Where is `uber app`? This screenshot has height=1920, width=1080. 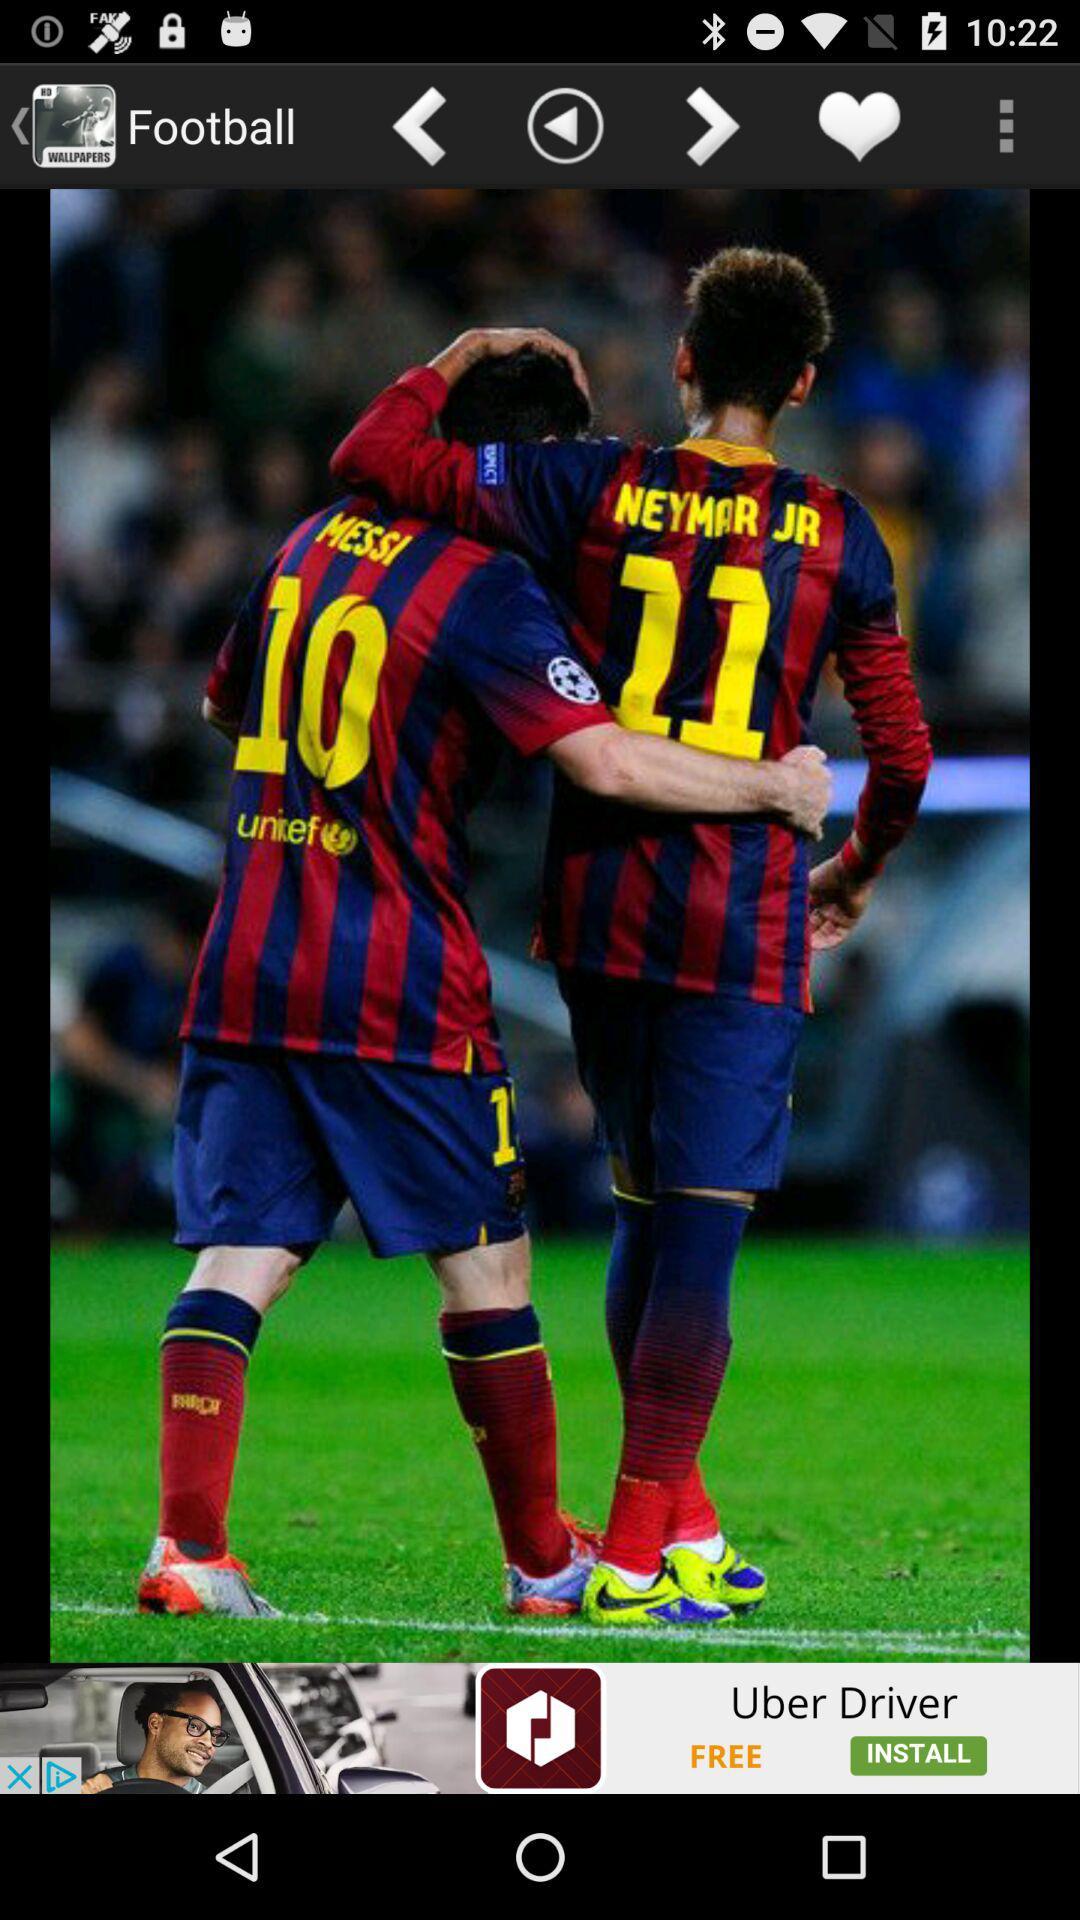
uber app is located at coordinates (540, 1727).